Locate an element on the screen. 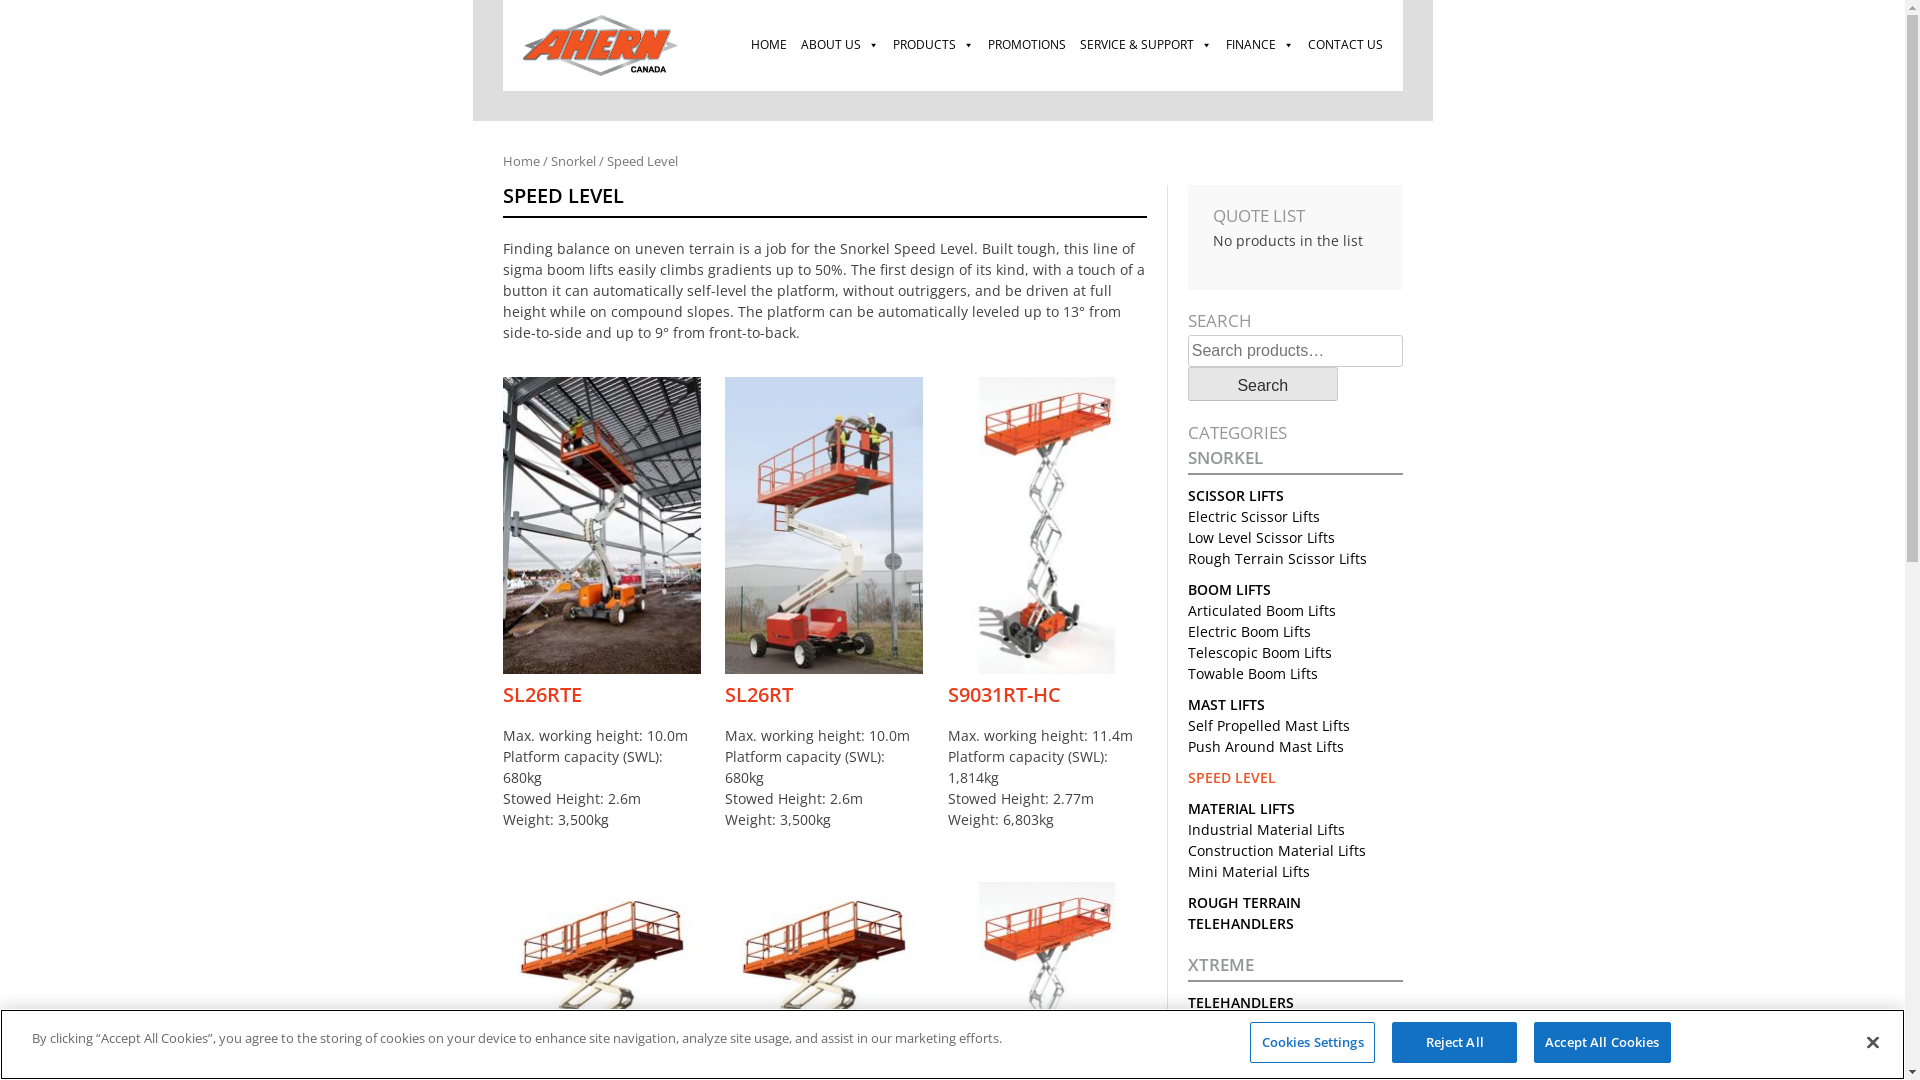 Image resolution: width=1920 pixels, height=1080 pixels. 'Snorkel' is located at coordinates (571, 160).